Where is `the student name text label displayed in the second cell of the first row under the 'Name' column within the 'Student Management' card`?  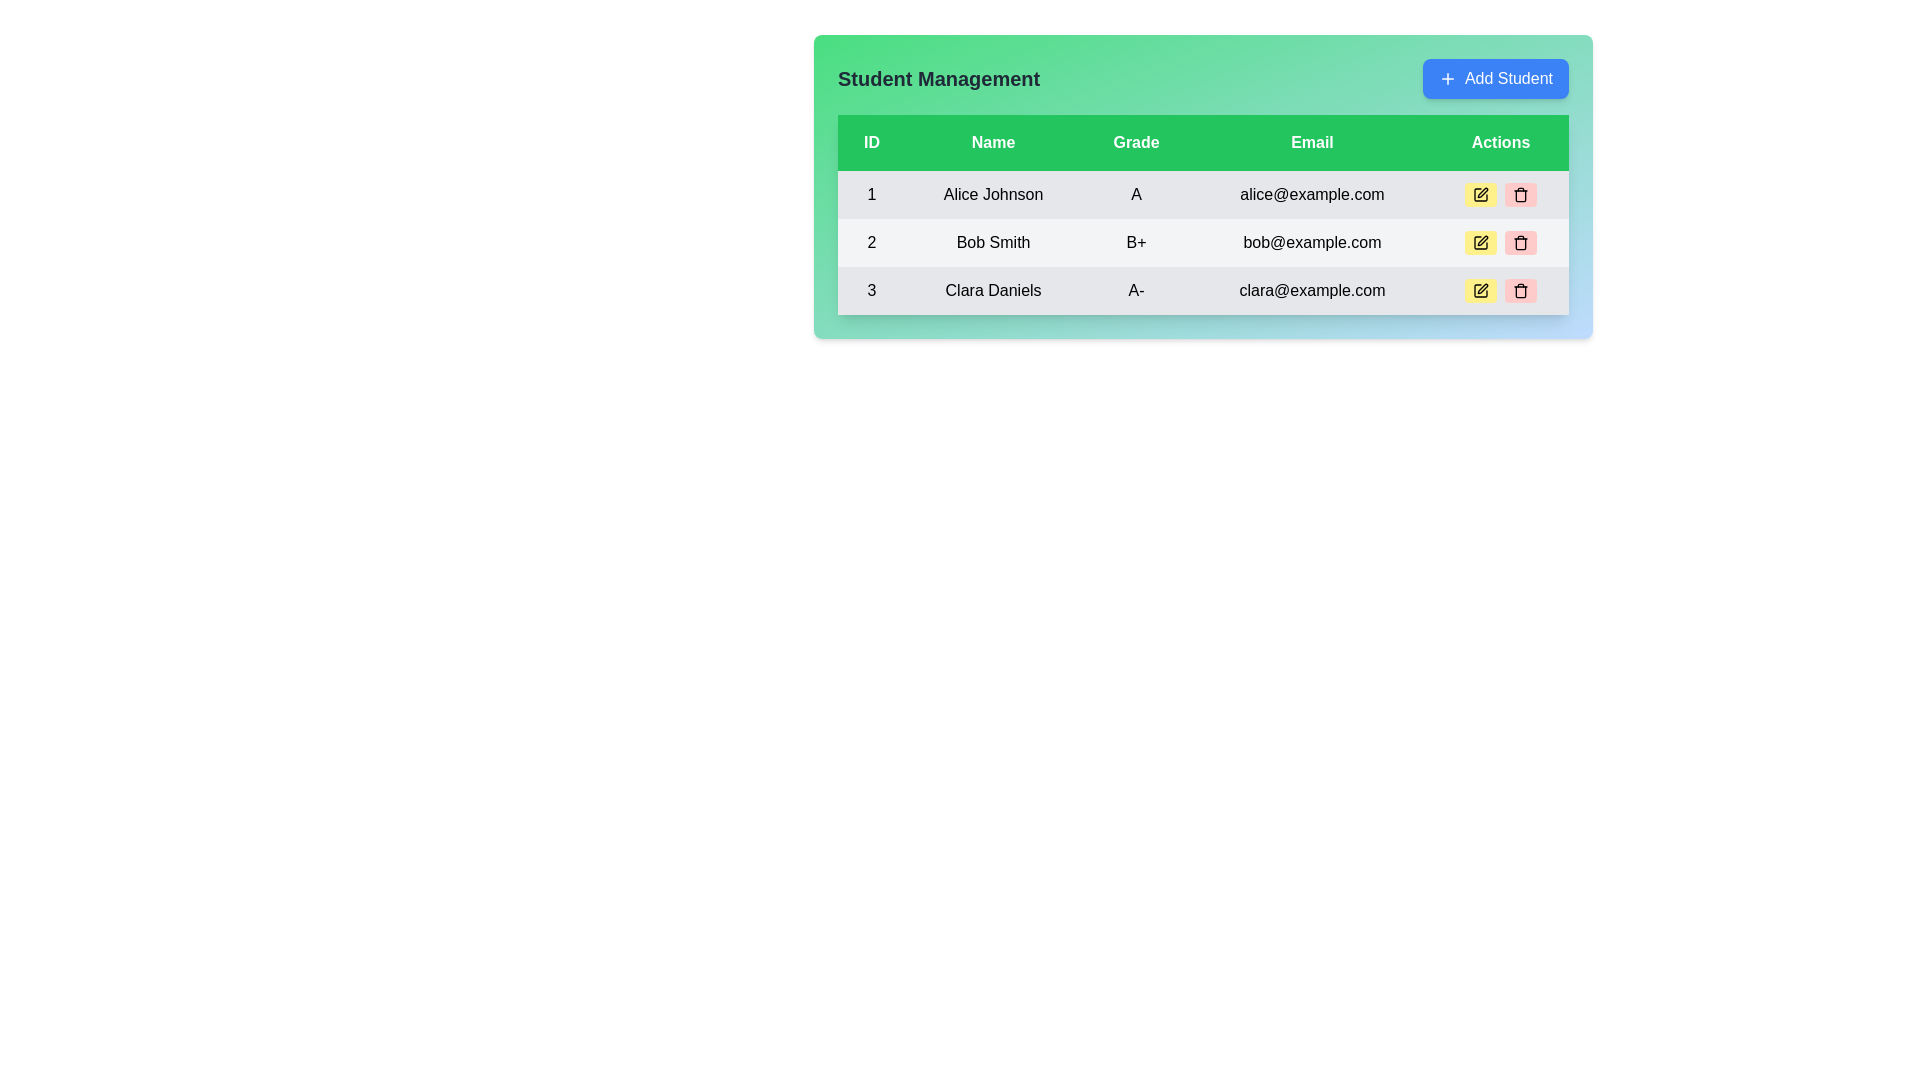 the student name text label displayed in the second cell of the first row under the 'Name' column within the 'Student Management' card is located at coordinates (993, 195).